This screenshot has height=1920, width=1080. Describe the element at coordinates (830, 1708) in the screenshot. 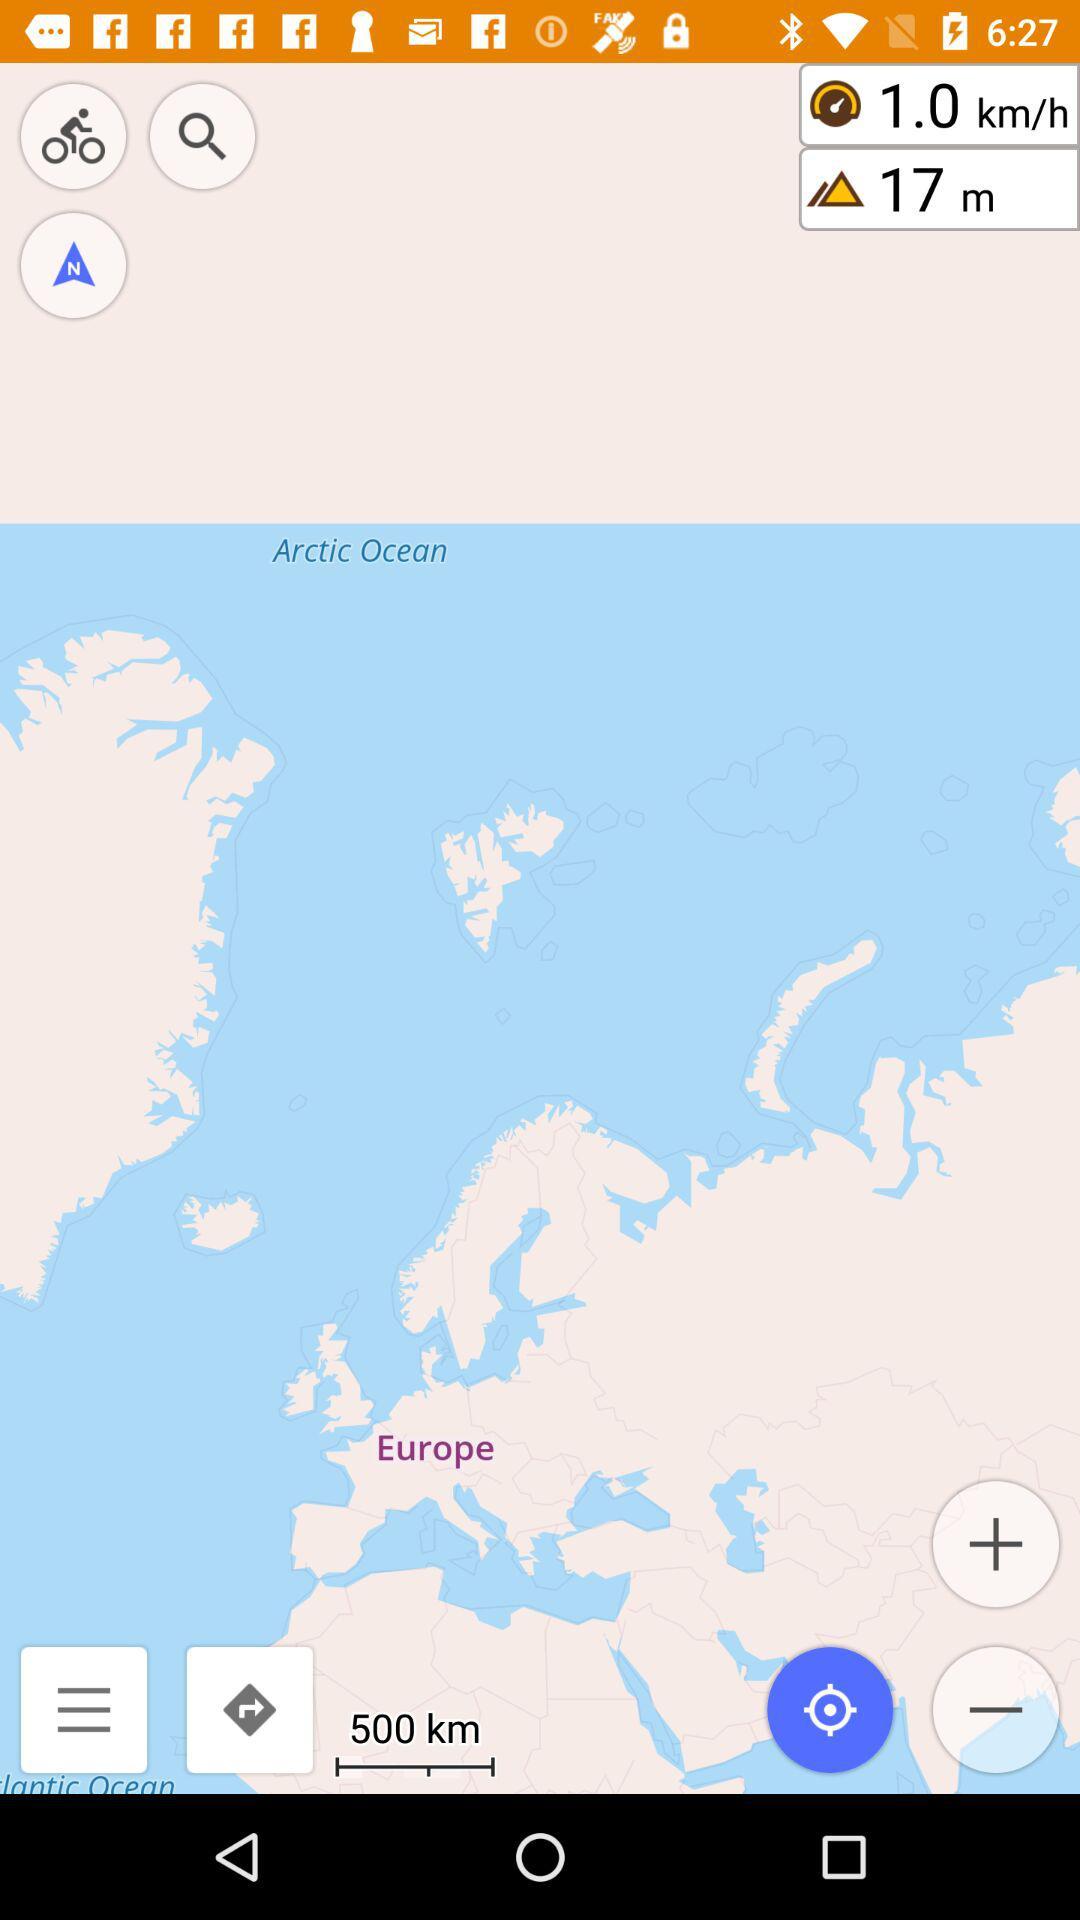

I see `the location_crosshair icon` at that location.